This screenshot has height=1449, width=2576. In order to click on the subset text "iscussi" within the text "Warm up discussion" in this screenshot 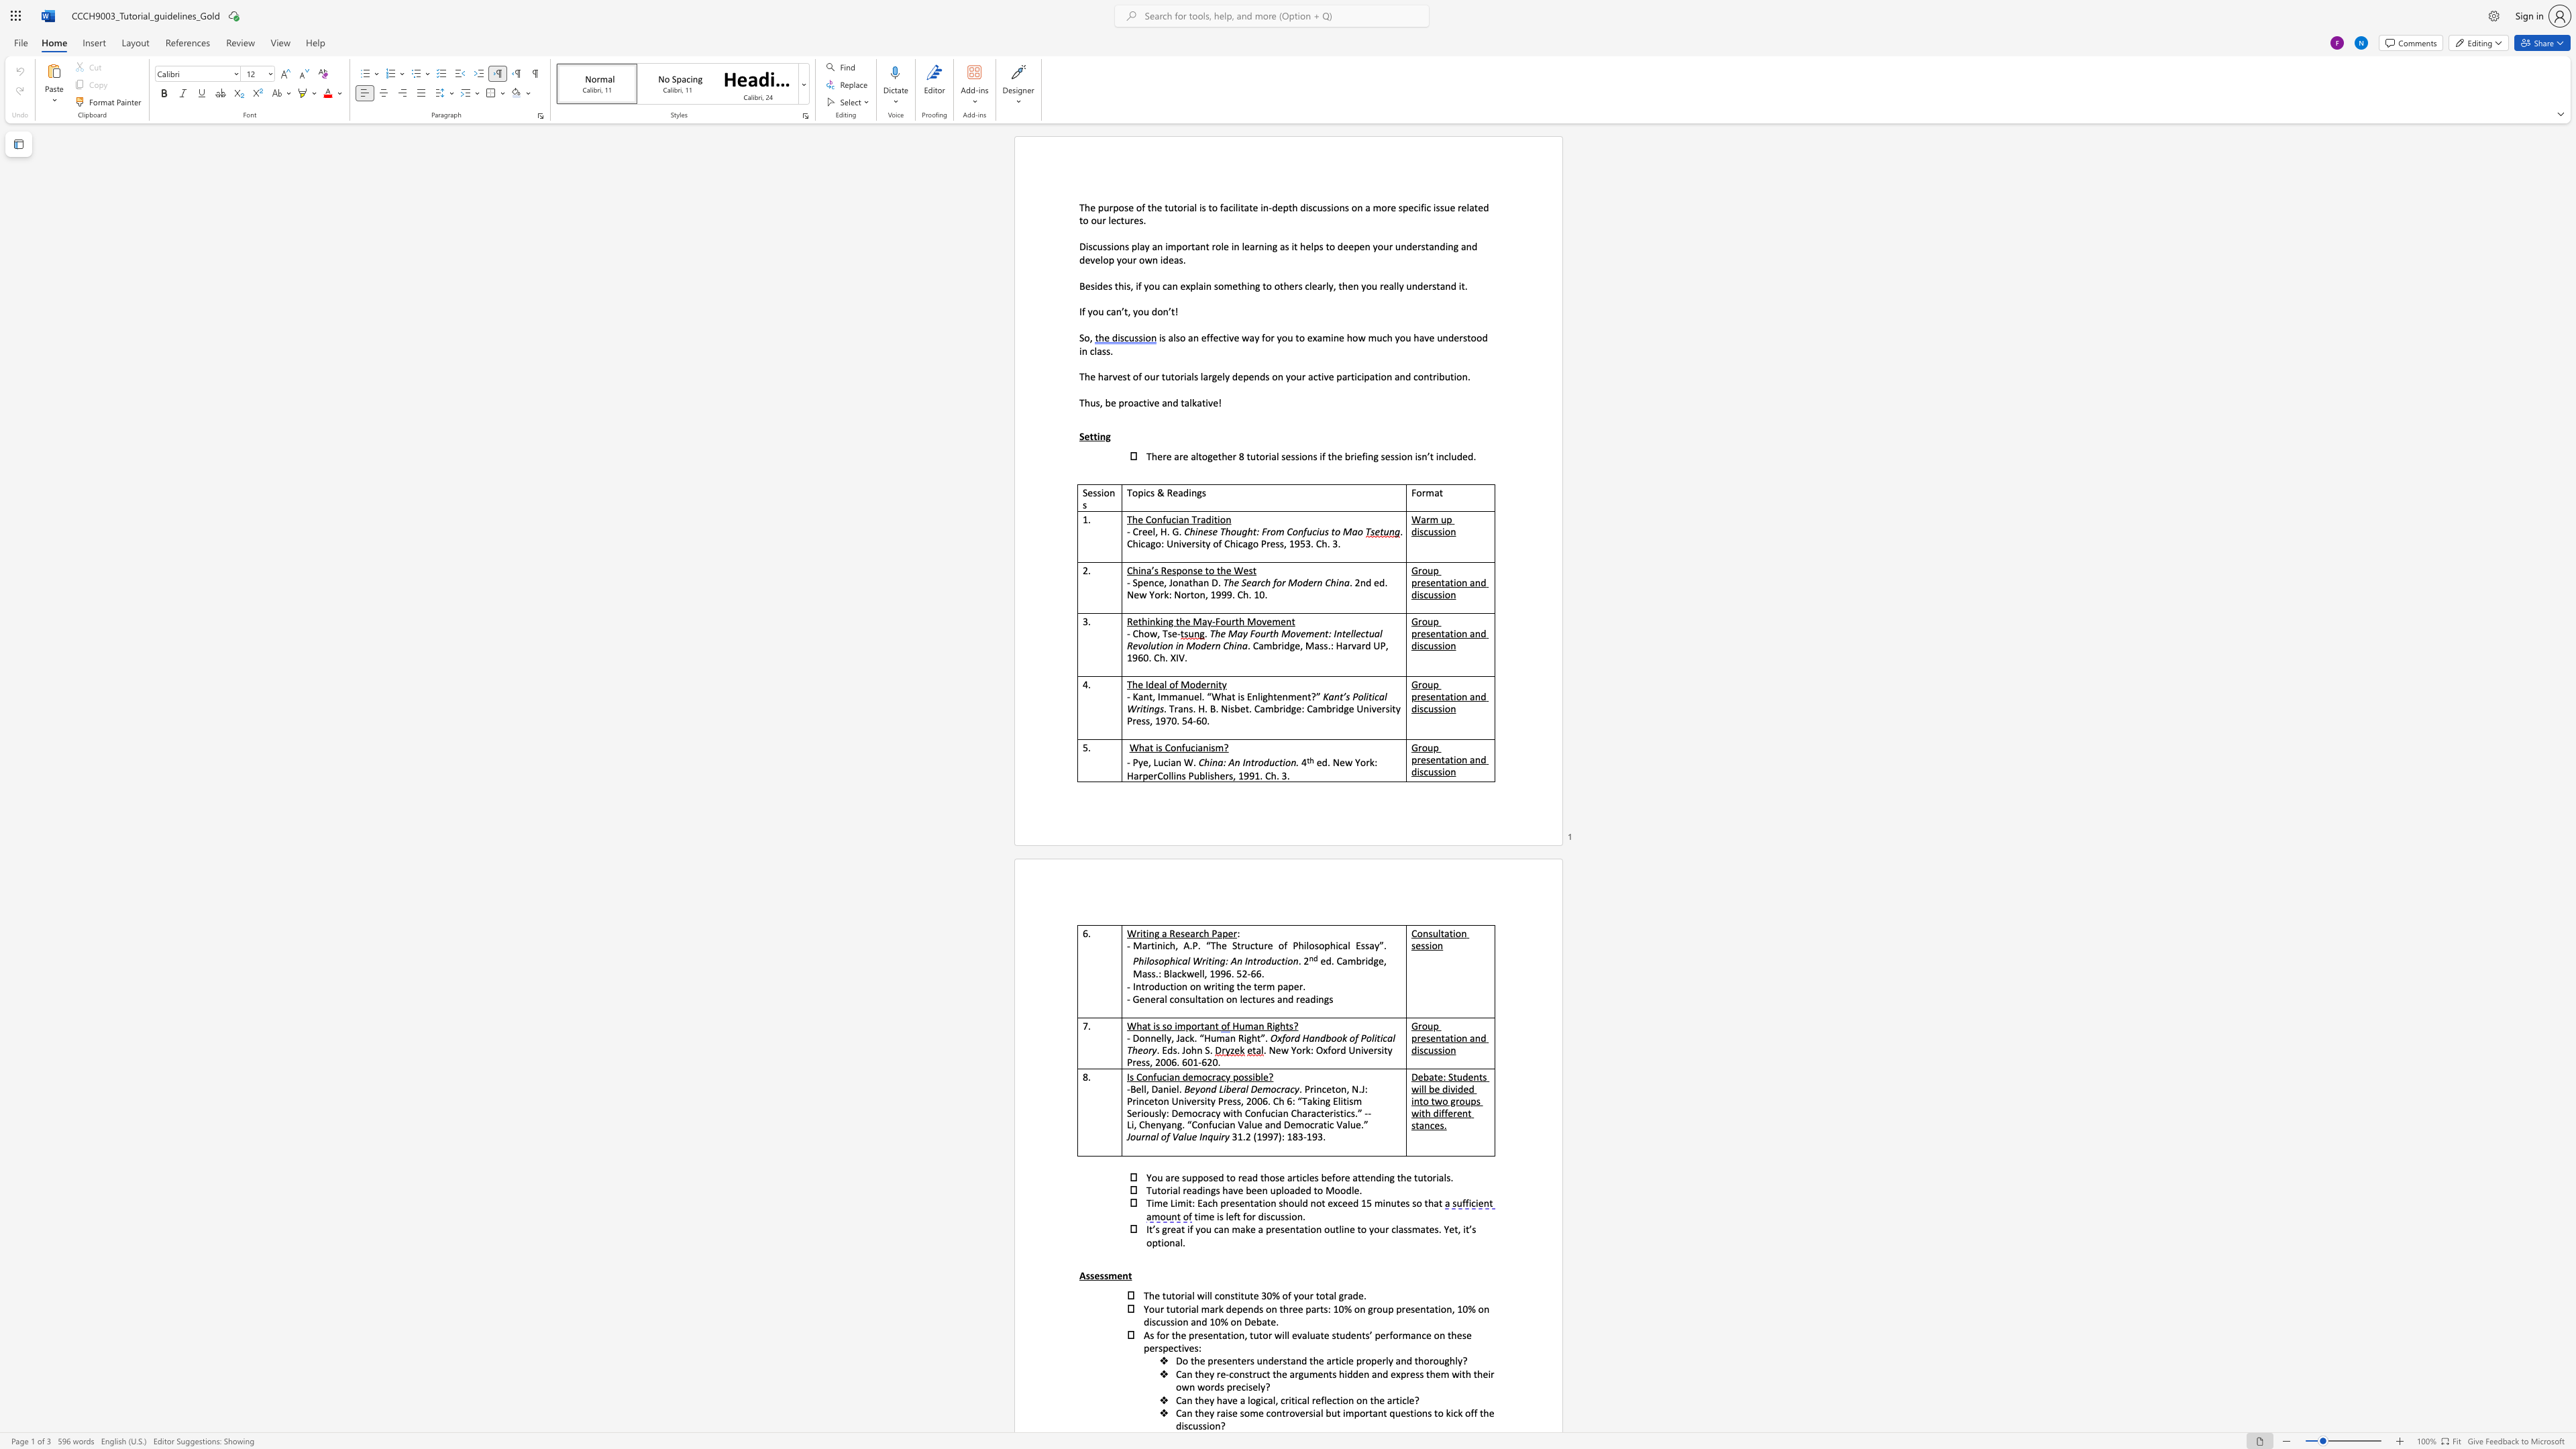, I will do `click(1416, 531)`.